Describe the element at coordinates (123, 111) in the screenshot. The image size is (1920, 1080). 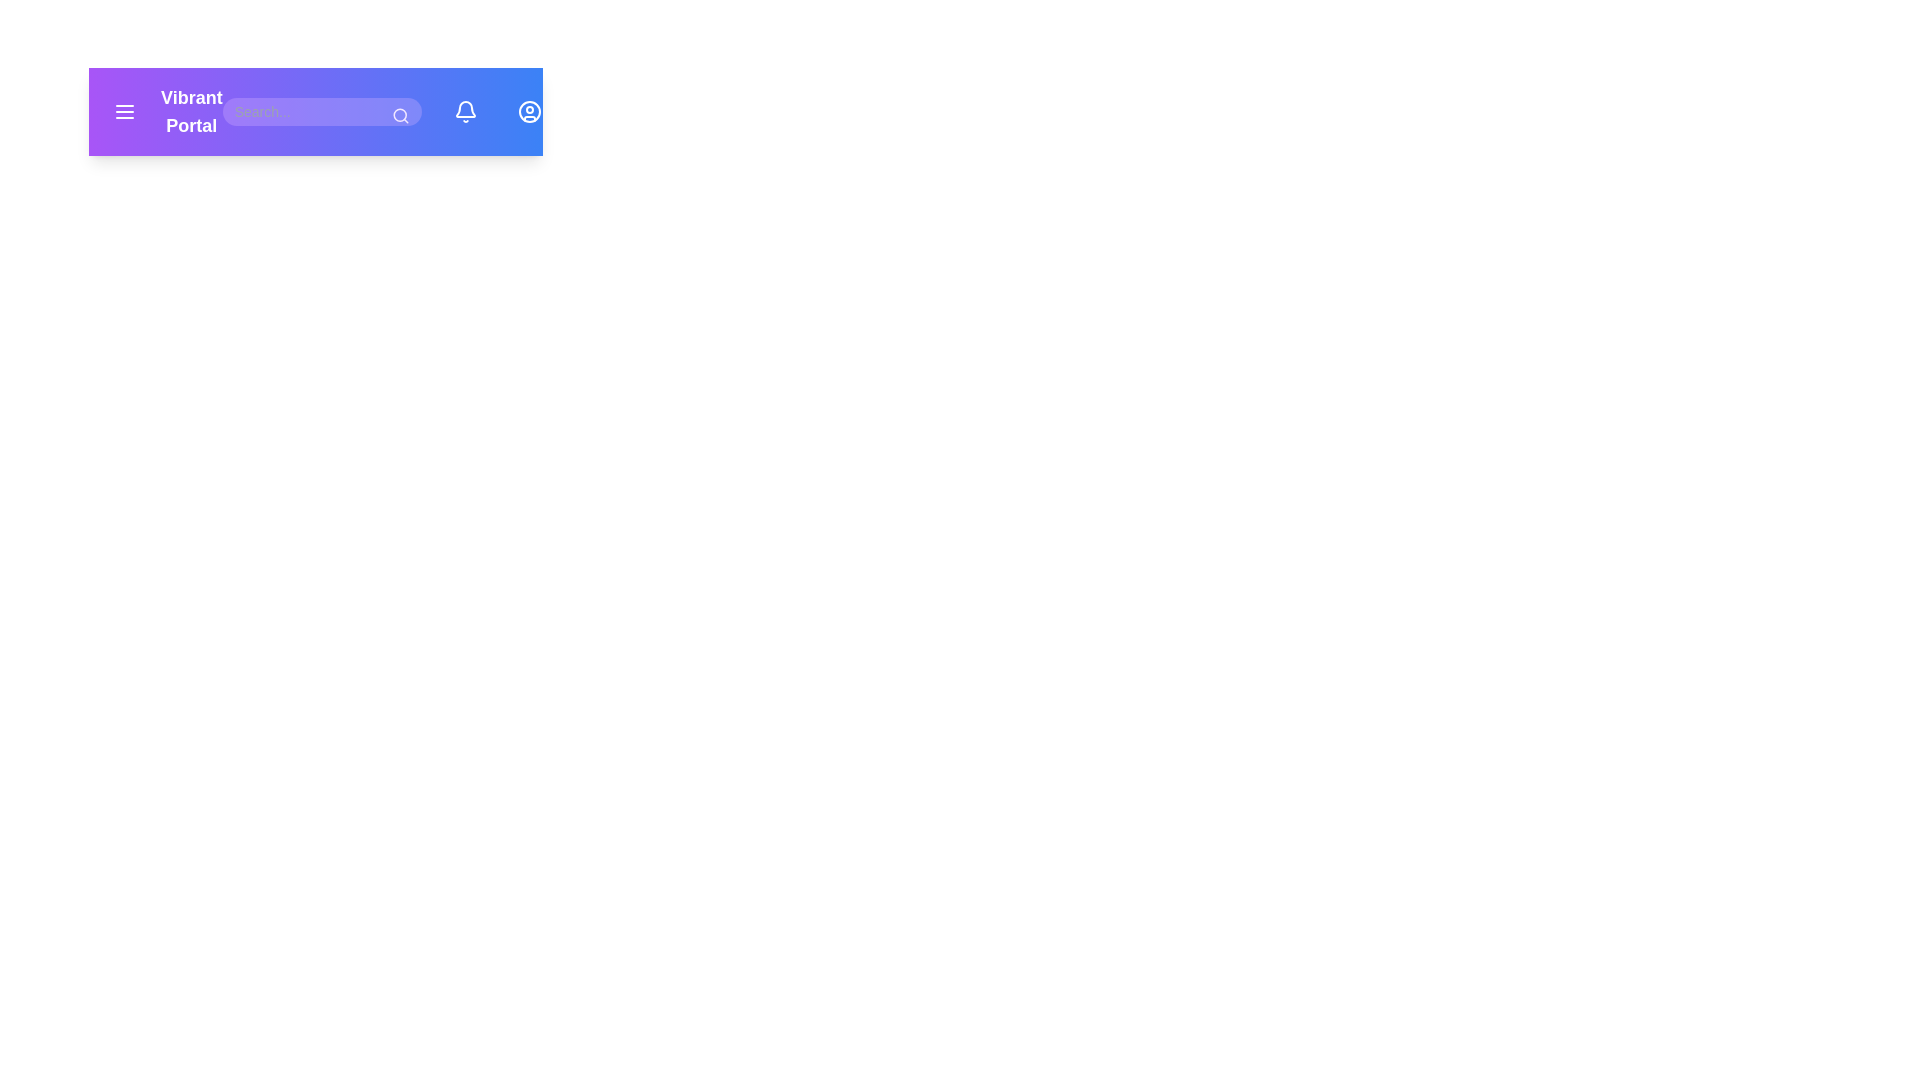
I see `the menu button to open the navigation menu` at that location.